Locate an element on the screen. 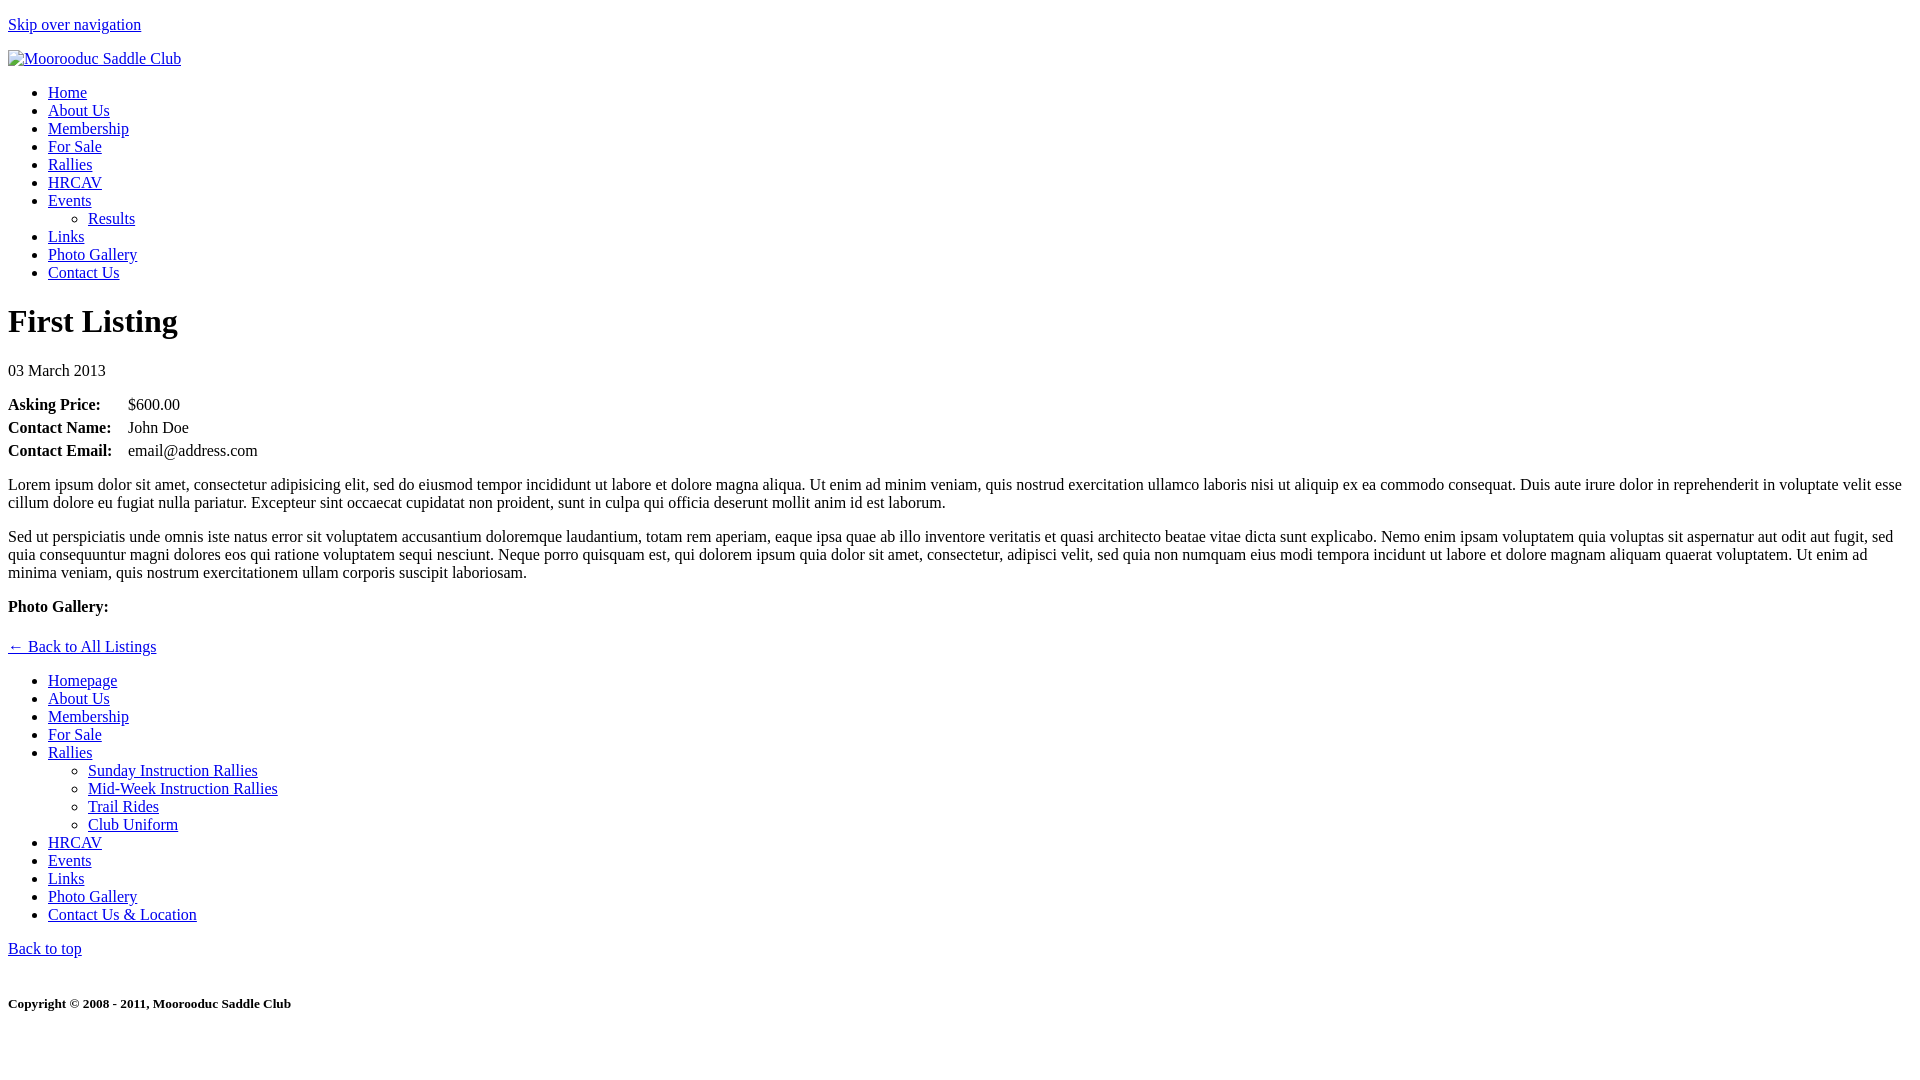  'For Sale' is located at coordinates (75, 734).